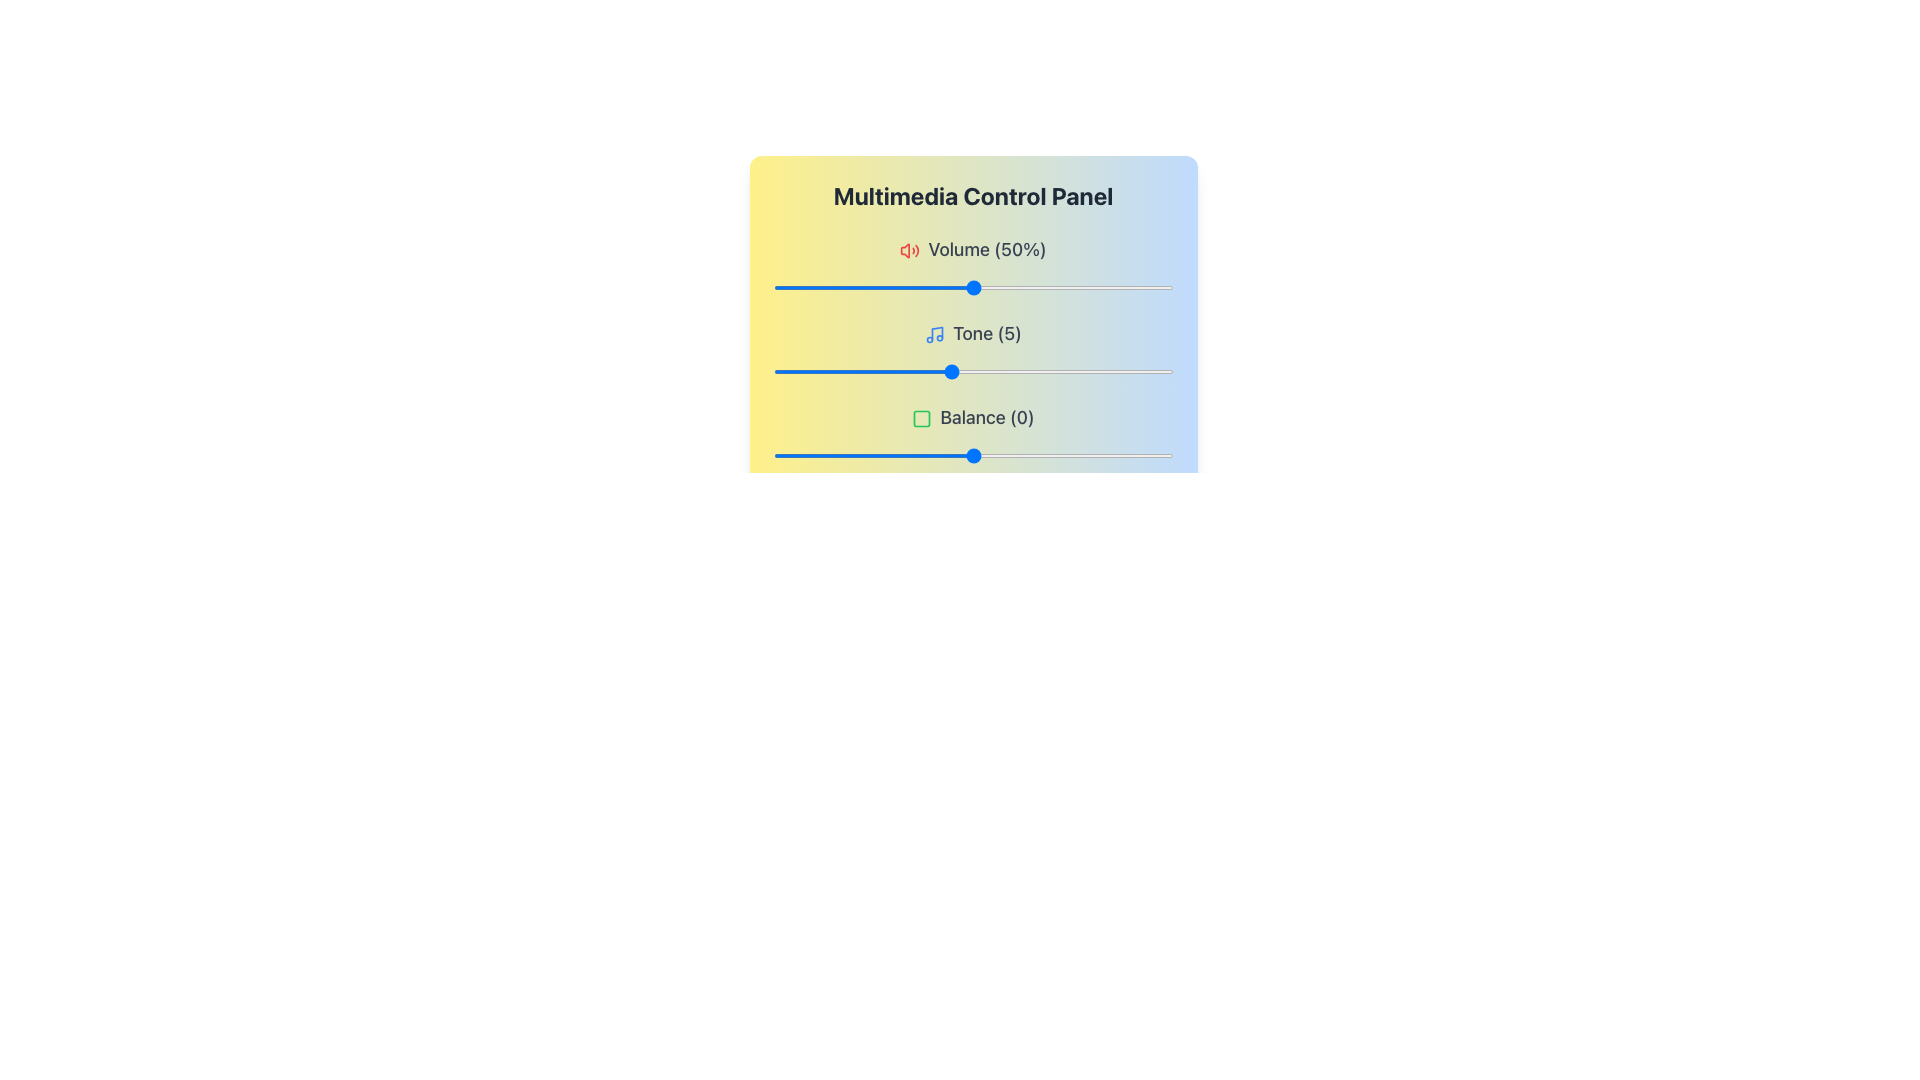 This screenshot has height=1080, width=1920. Describe the element at coordinates (865, 455) in the screenshot. I see `balance` at that location.